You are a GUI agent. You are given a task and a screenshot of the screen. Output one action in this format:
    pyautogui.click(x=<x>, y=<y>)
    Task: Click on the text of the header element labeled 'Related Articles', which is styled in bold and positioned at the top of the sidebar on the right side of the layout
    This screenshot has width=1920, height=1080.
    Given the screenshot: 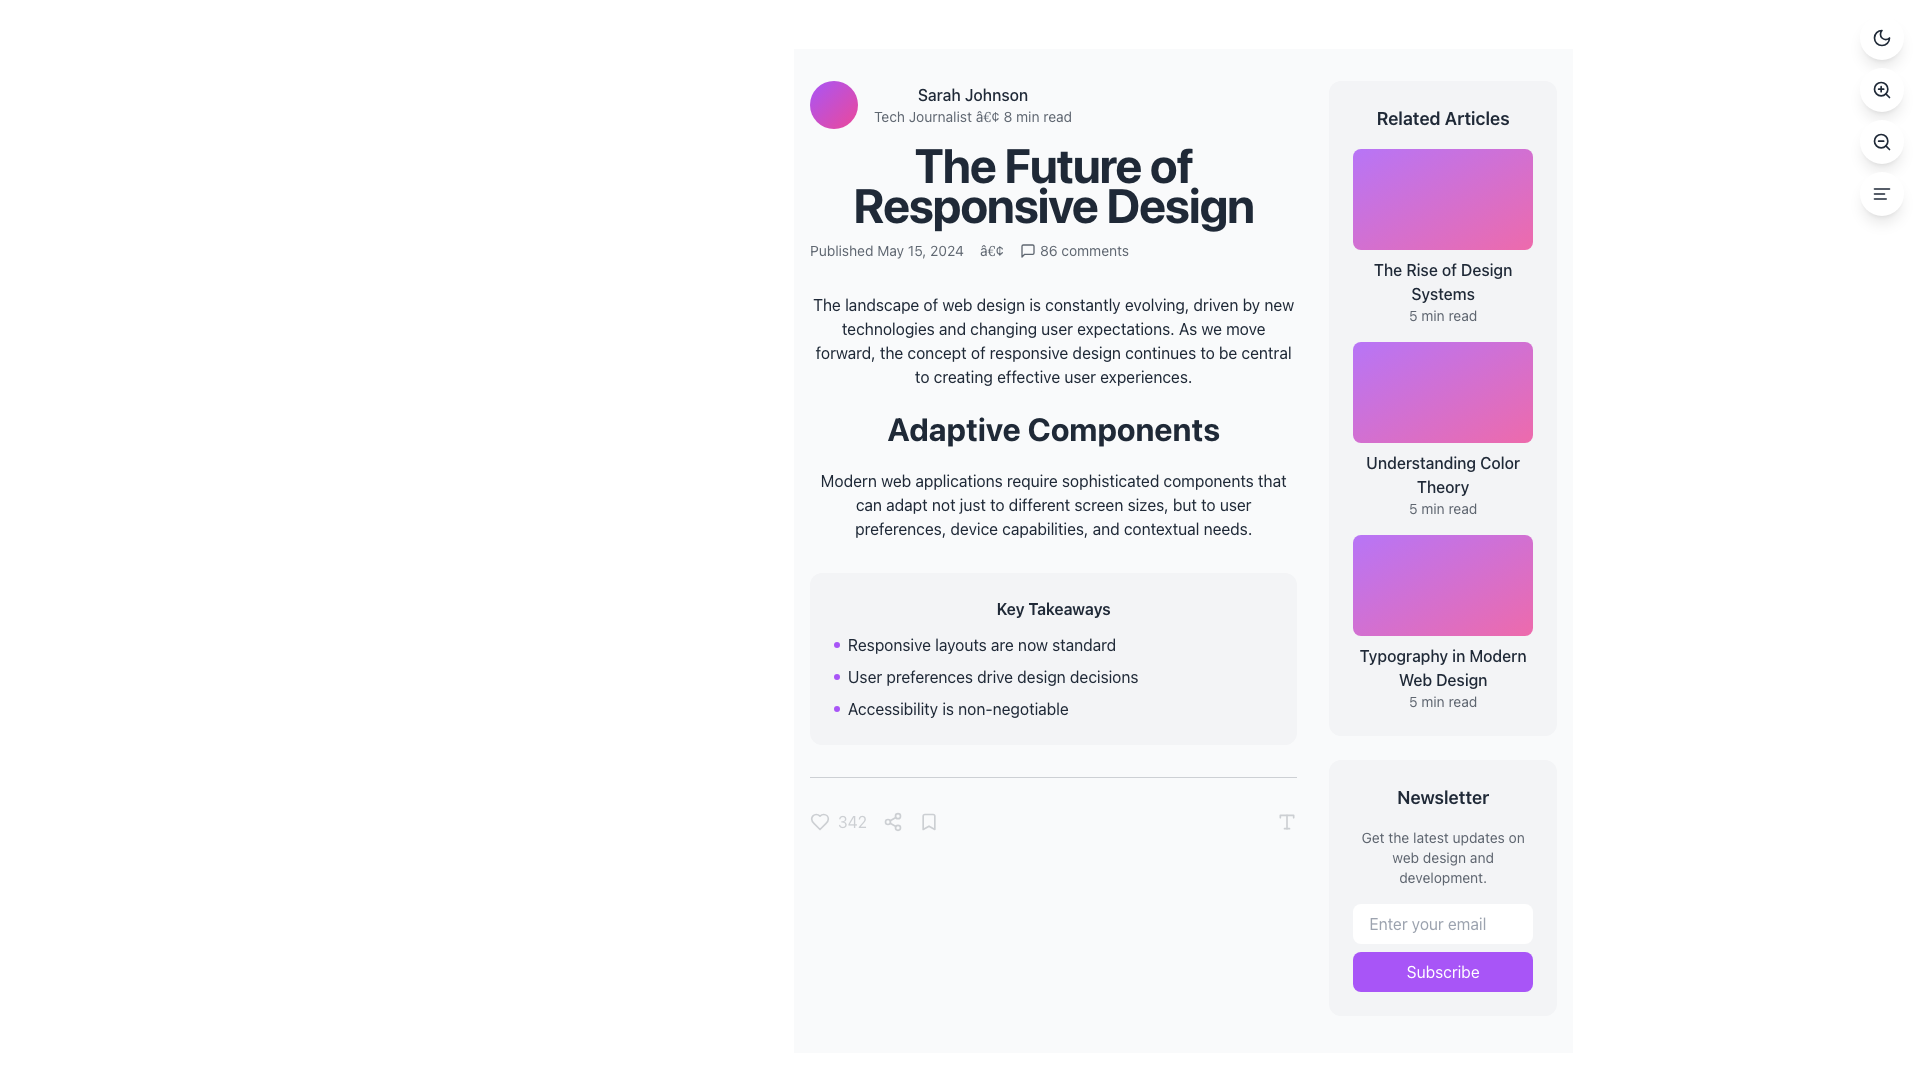 What is the action you would take?
    pyautogui.click(x=1443, y=119)
    